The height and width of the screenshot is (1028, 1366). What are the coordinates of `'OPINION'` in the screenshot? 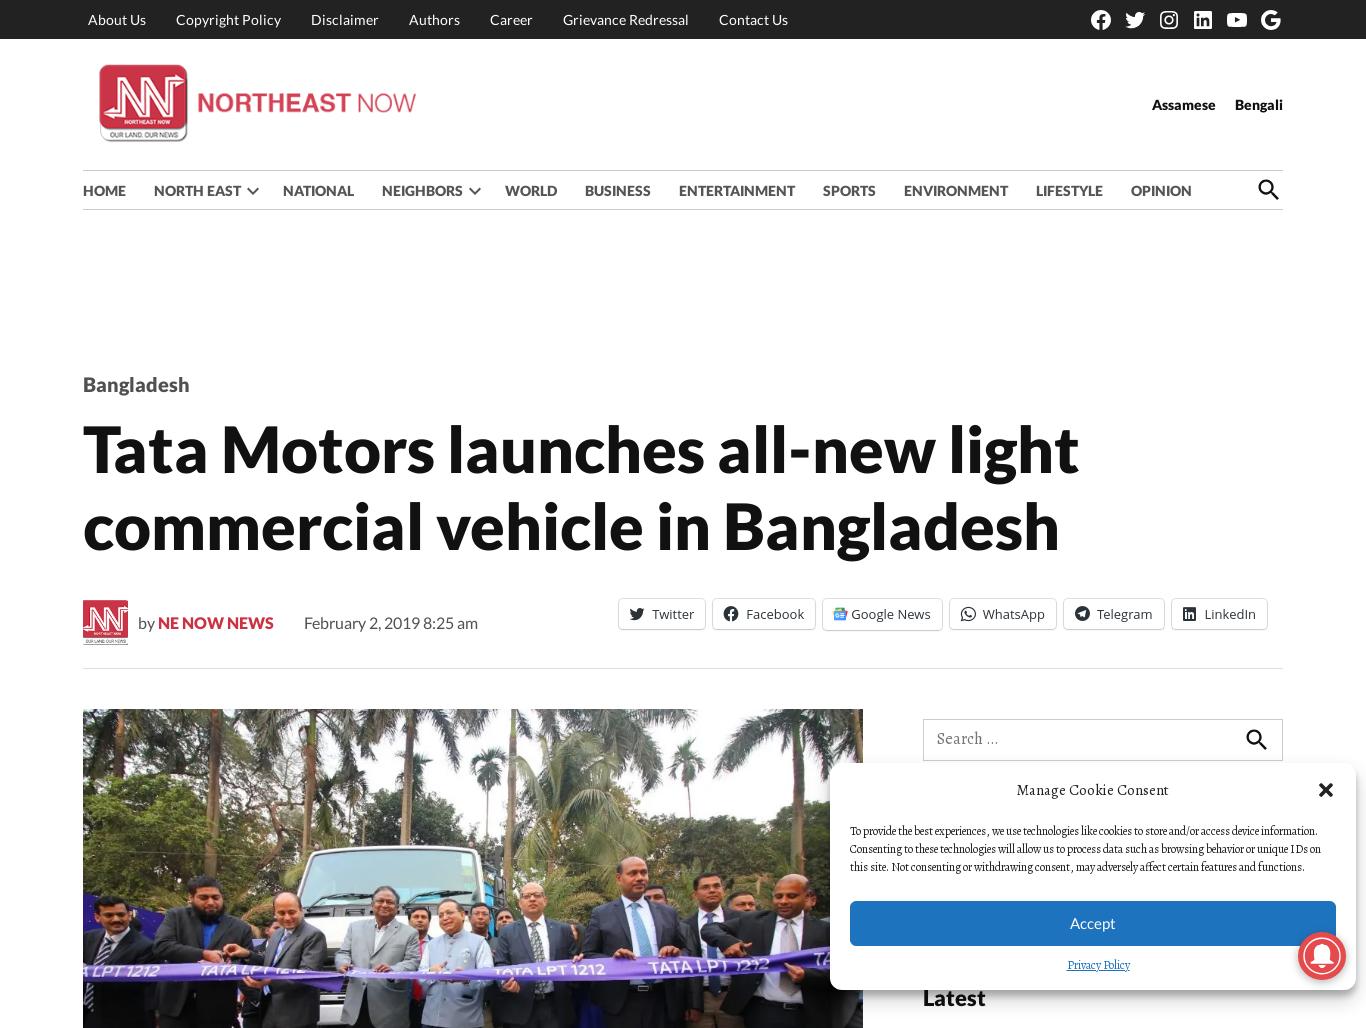 It's located at (1161, 189).